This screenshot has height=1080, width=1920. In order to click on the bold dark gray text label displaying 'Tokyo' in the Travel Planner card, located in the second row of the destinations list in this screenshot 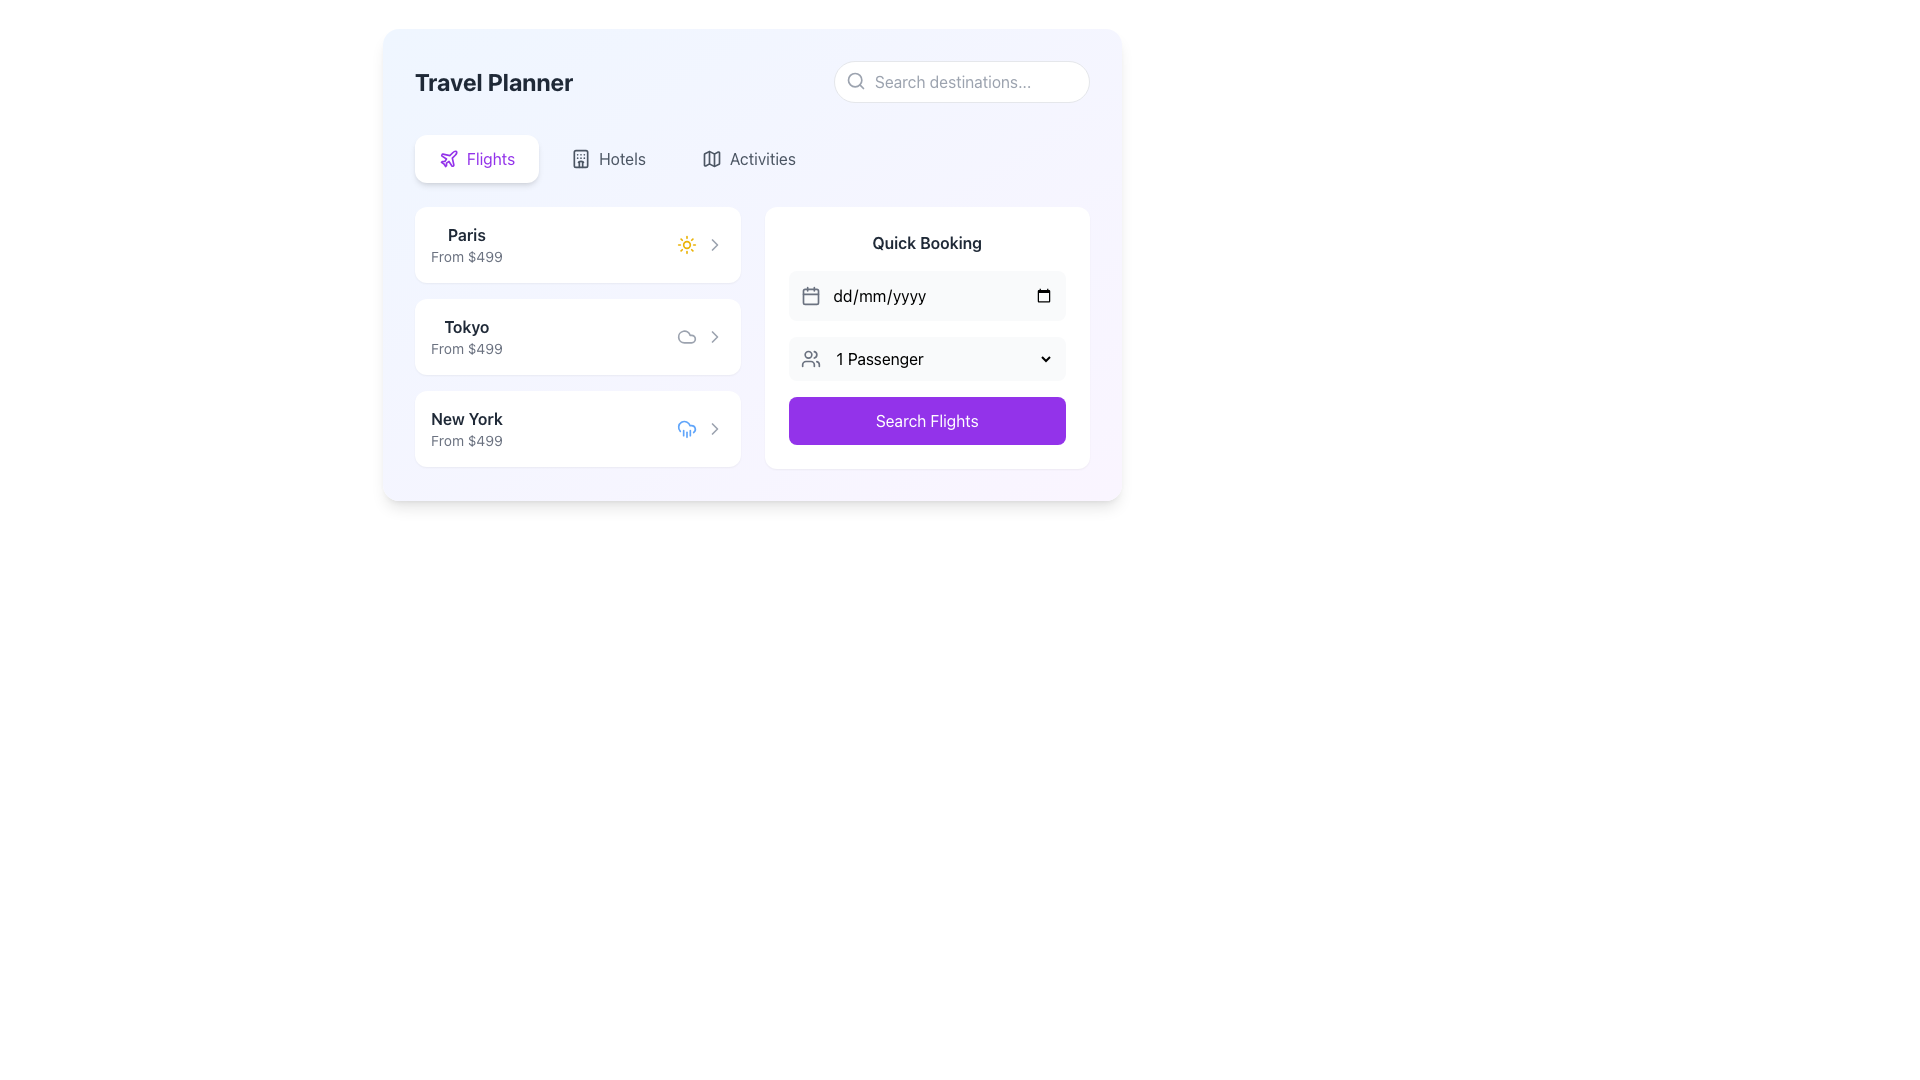, I will do `click(465, 326)`.